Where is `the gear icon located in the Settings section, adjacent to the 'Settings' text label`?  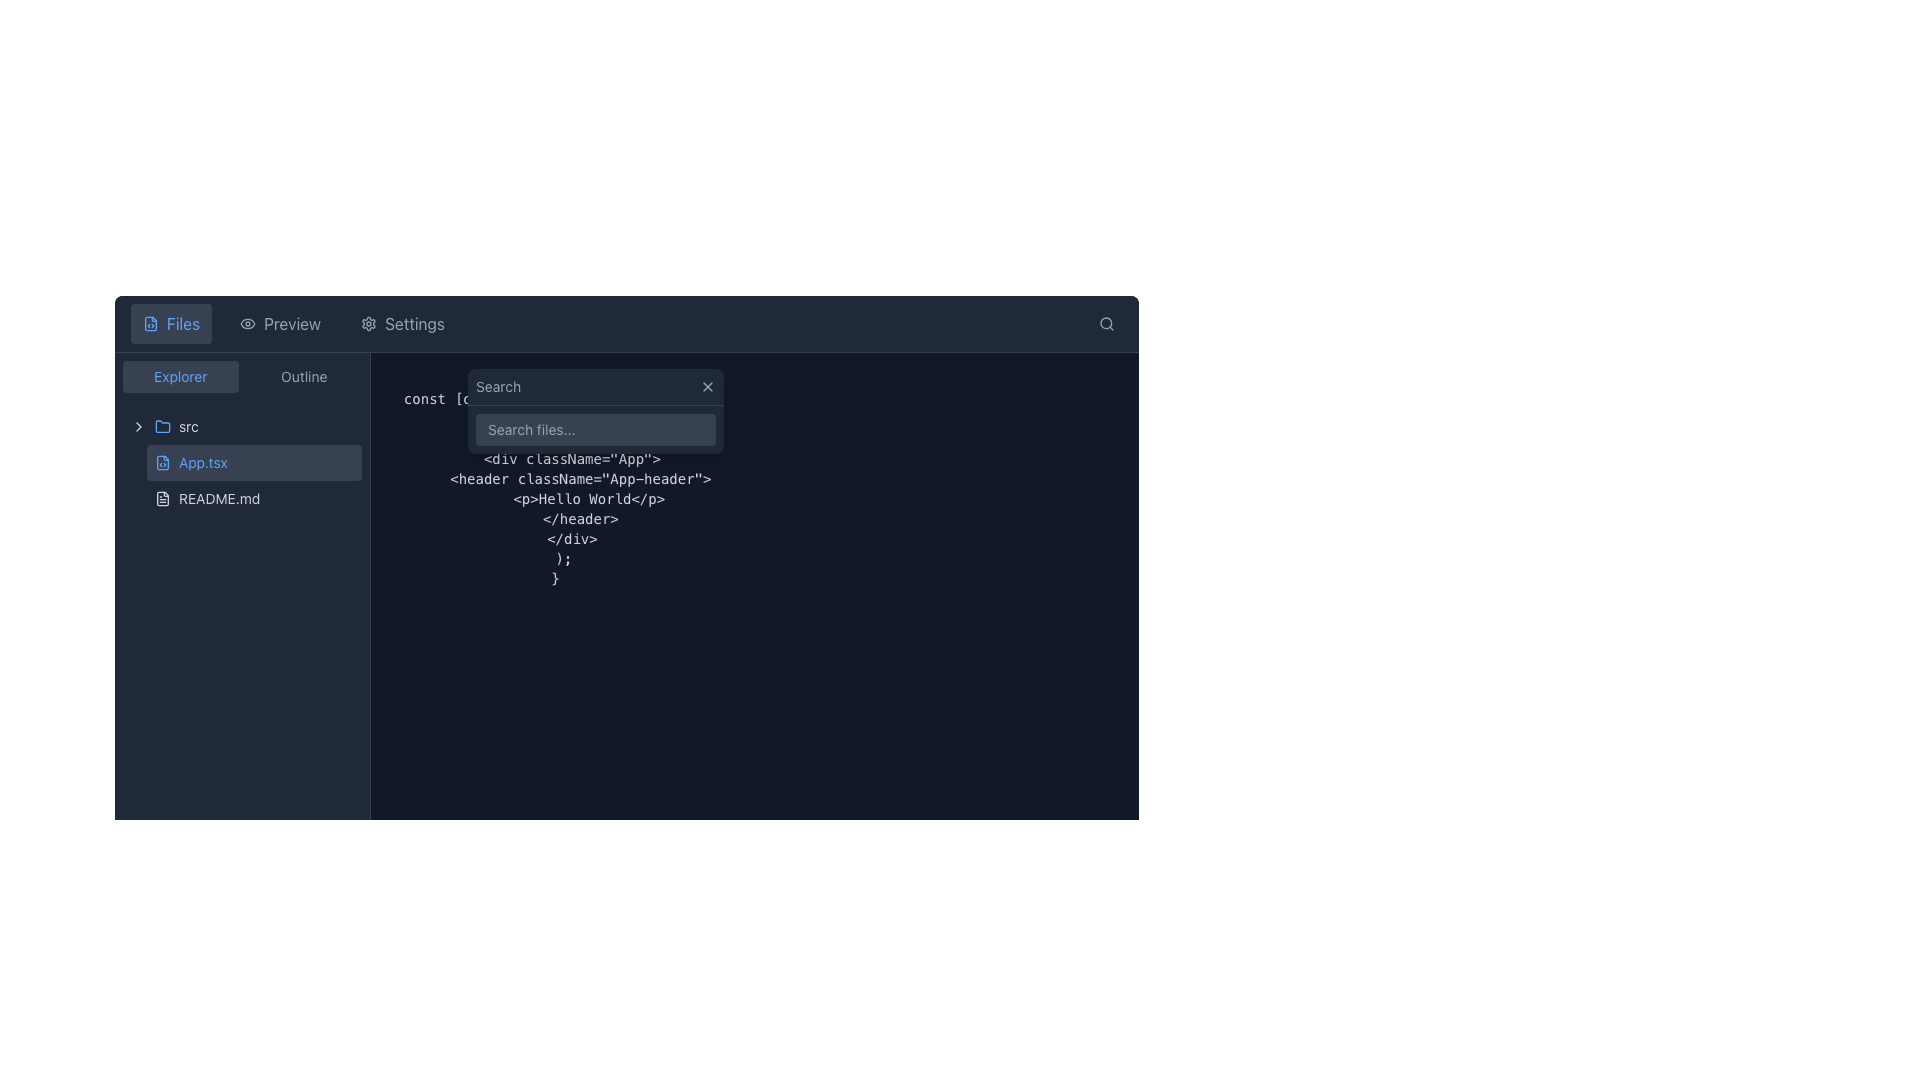
the gear icon located in the Settings section, adjacent to the 'Settings' text label is located at coordinates (369, 323).